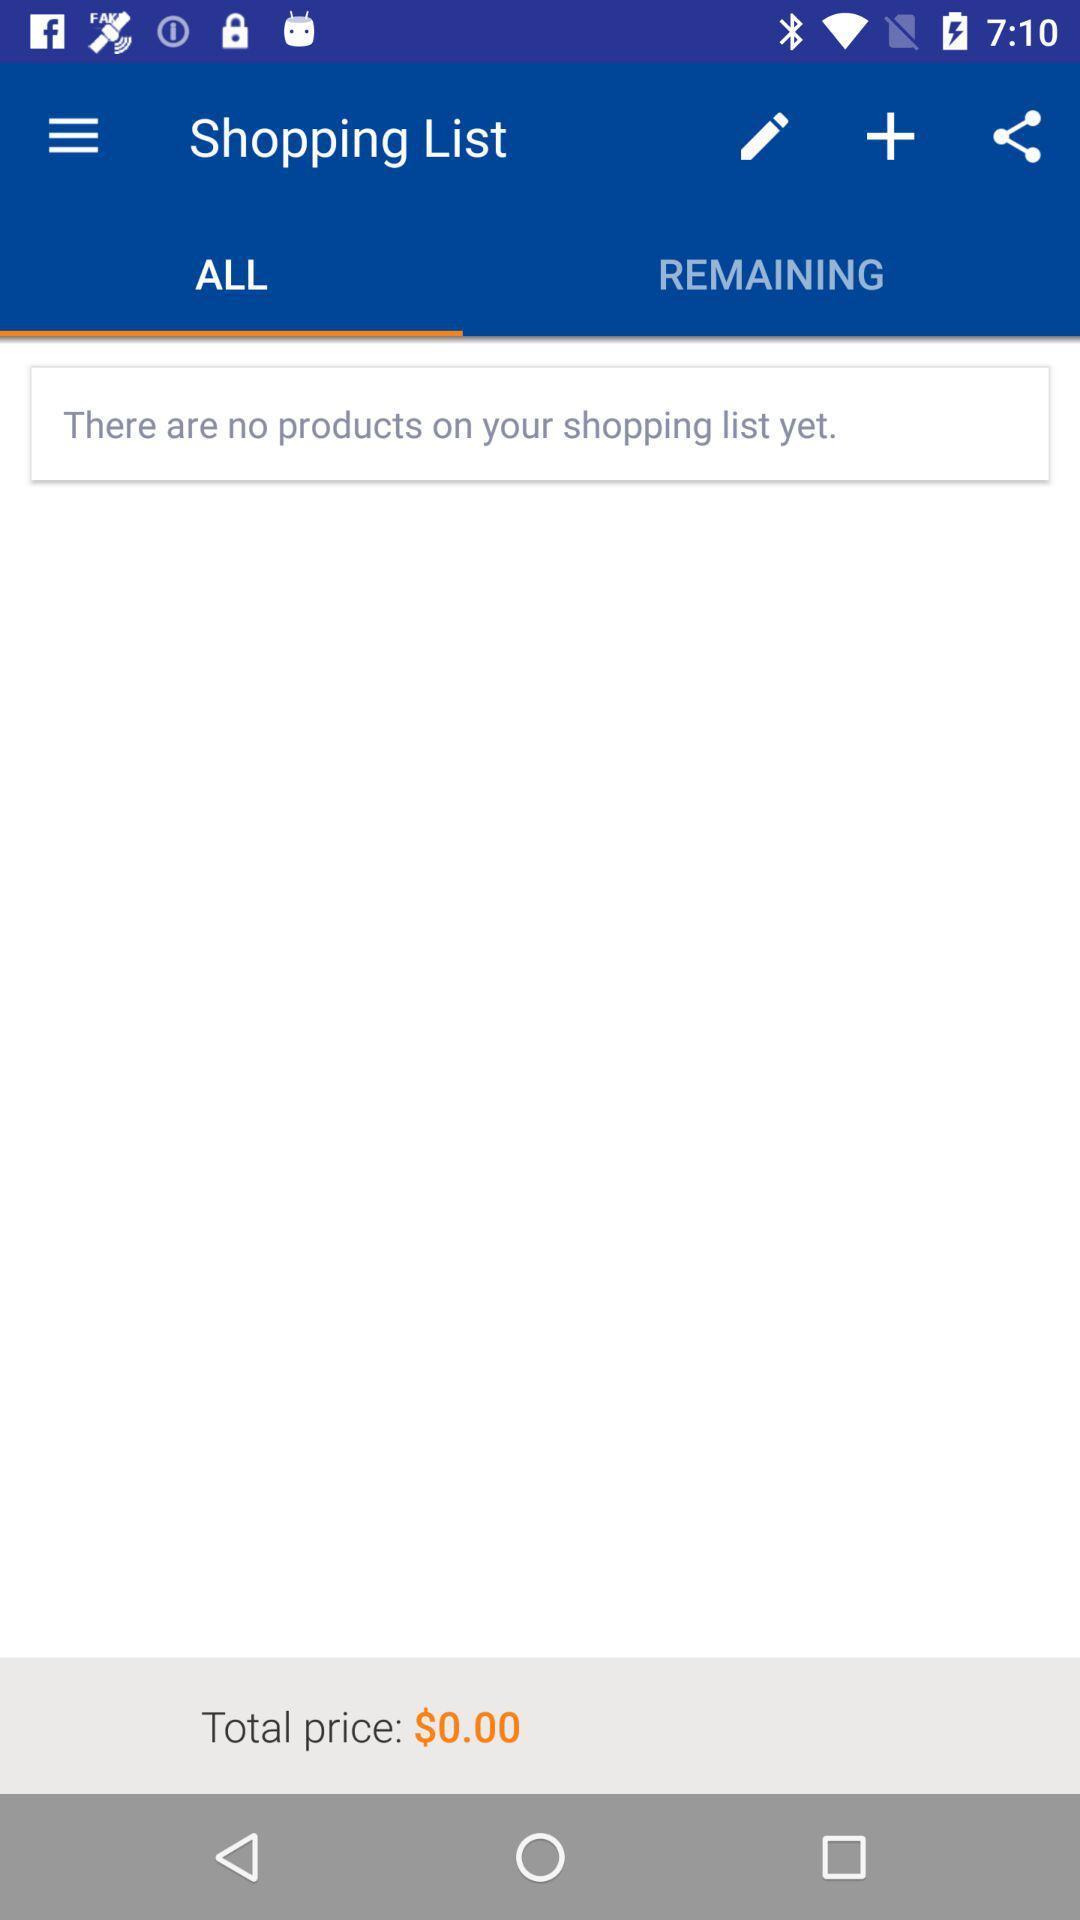  I want to click on icon above all, so click(72, 135).